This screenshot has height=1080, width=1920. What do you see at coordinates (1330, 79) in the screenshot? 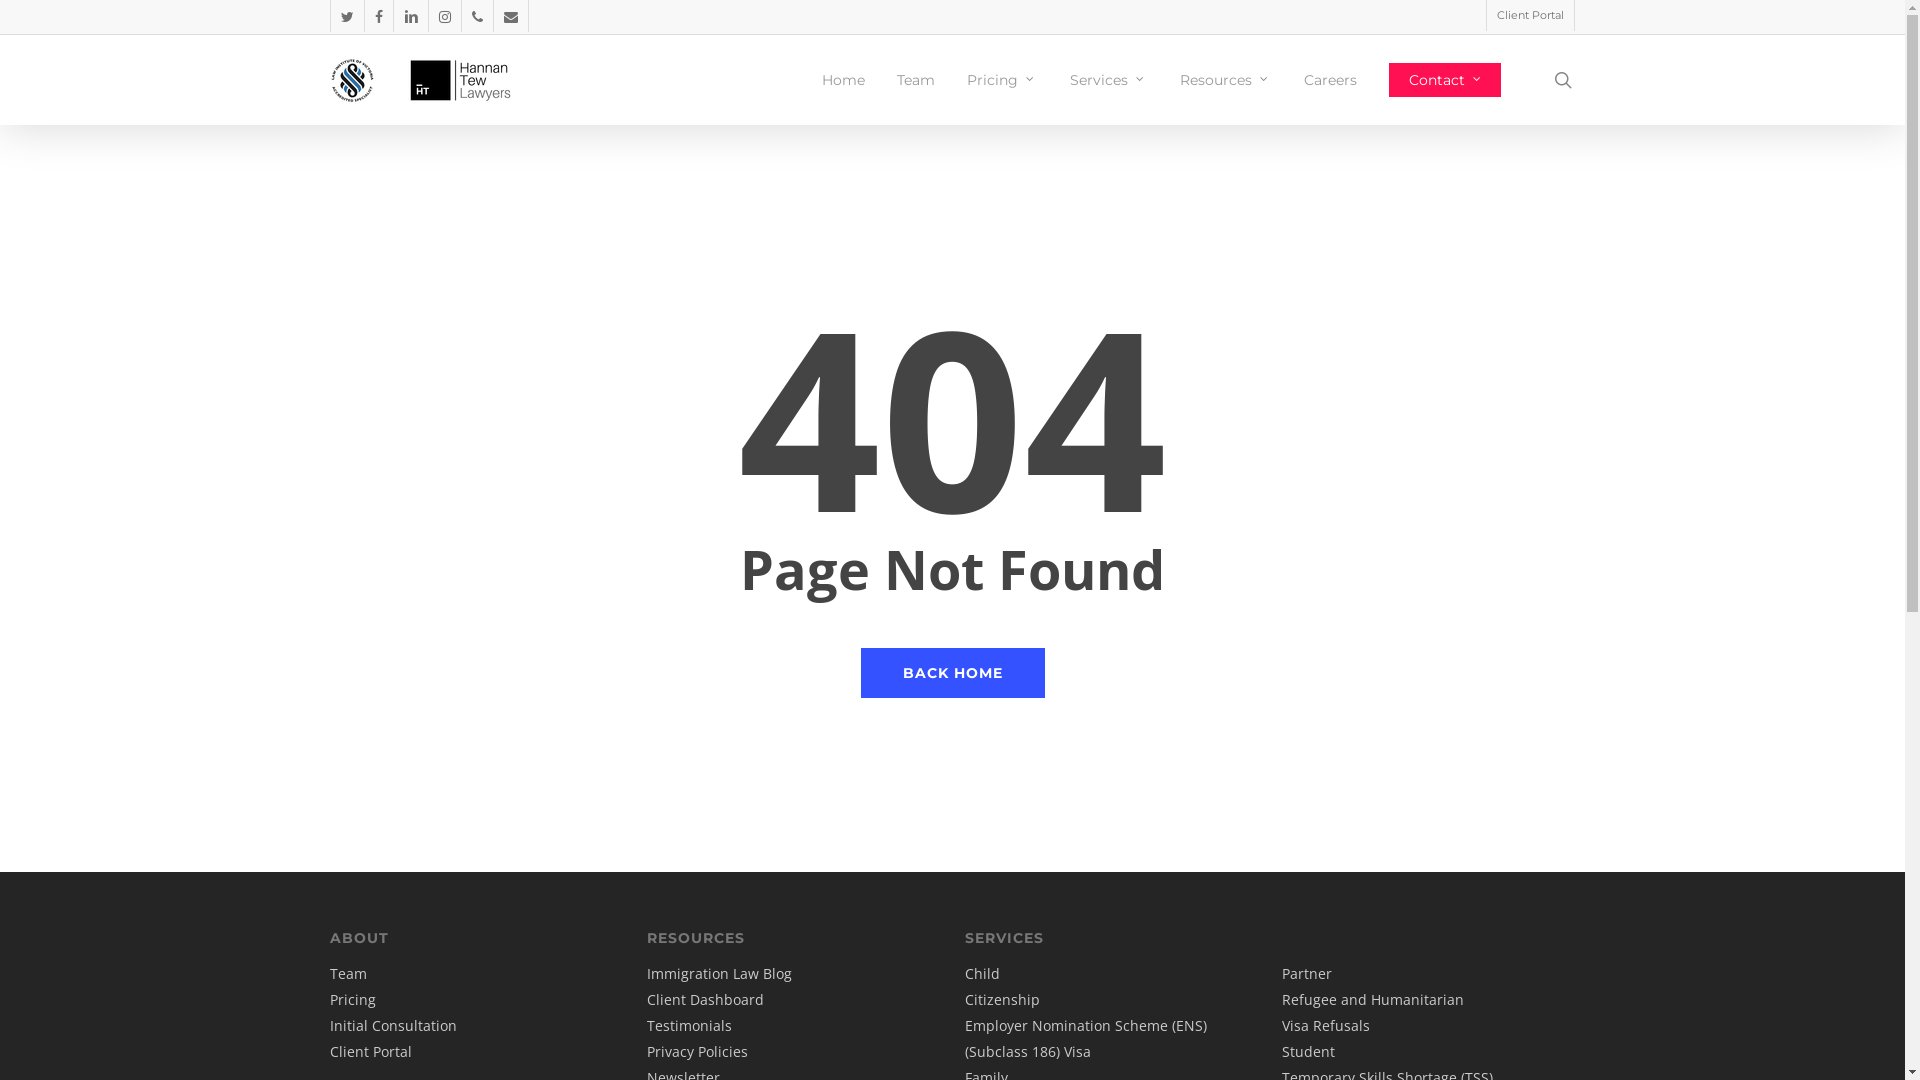
I see `'Careers'` at bounding box center [1330, 79].